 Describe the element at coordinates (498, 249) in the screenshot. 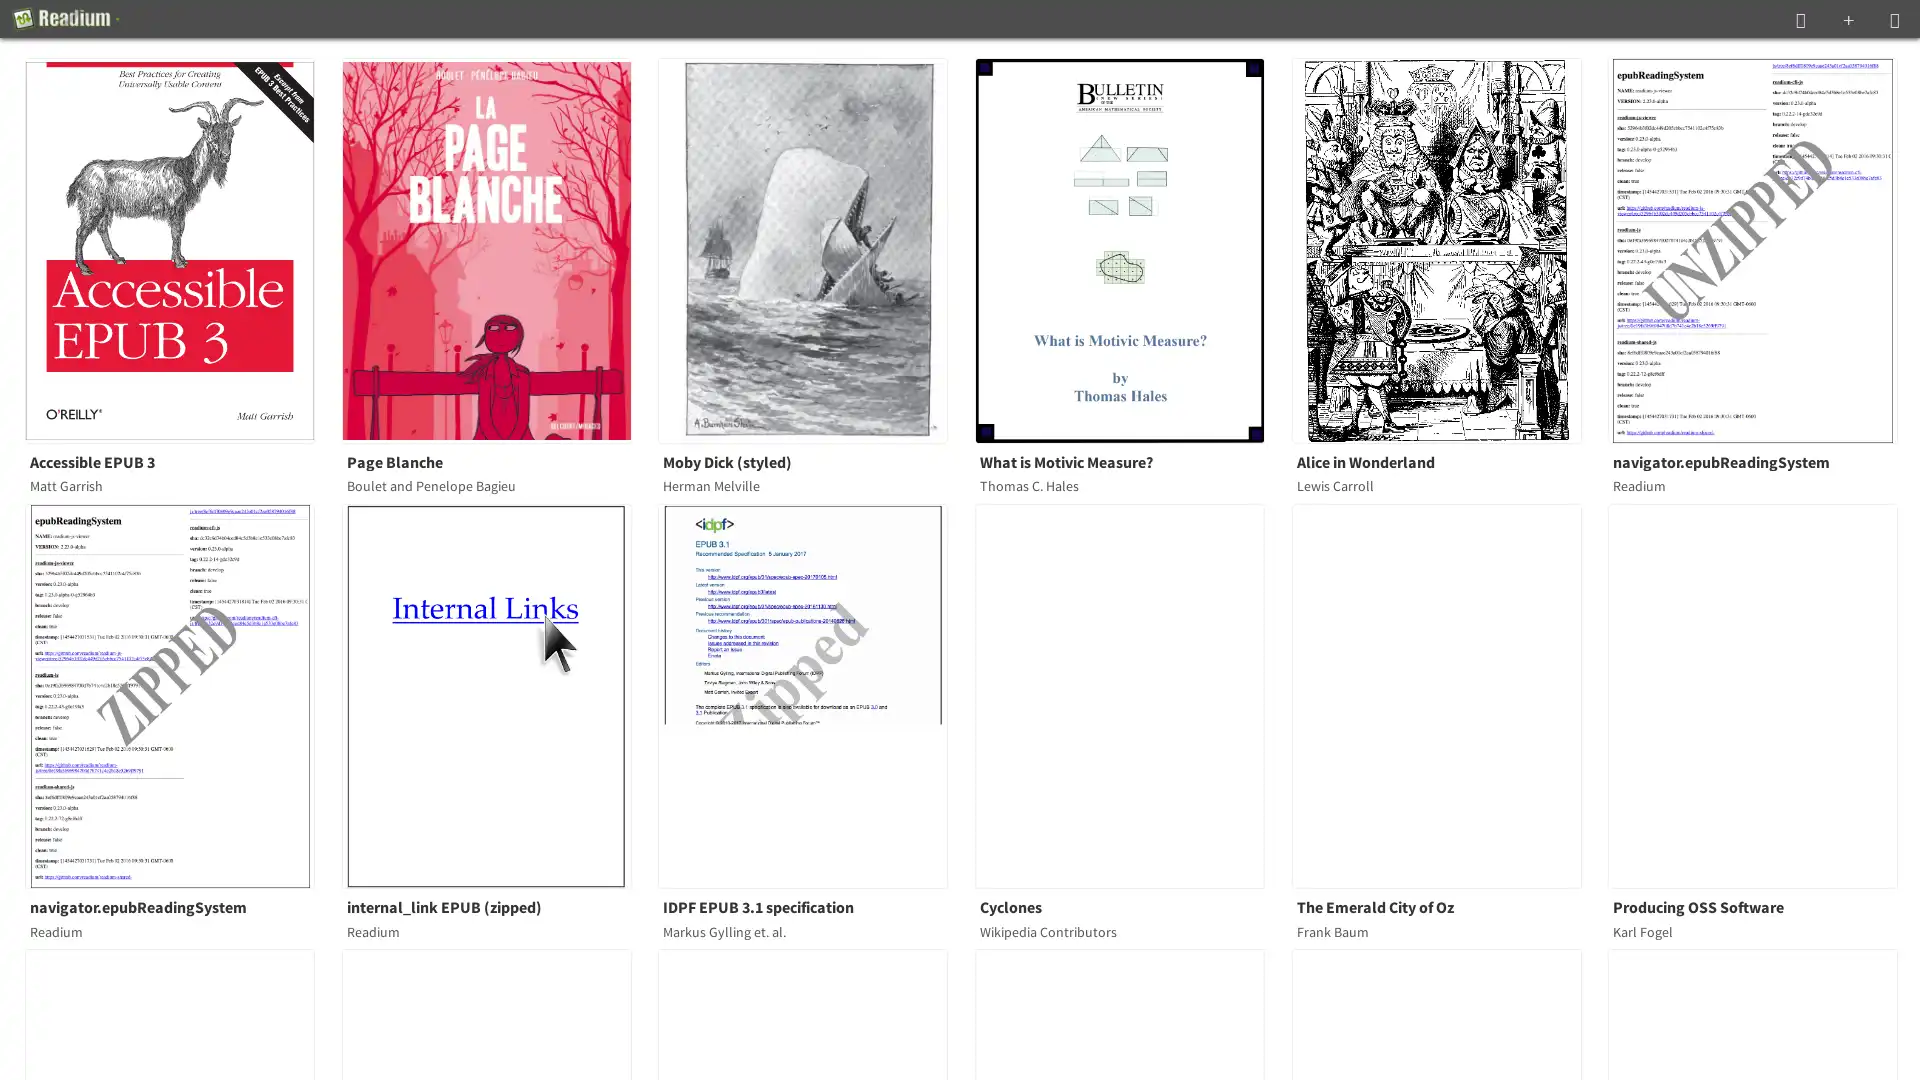

I see `(2) Page Blanche` at that location.